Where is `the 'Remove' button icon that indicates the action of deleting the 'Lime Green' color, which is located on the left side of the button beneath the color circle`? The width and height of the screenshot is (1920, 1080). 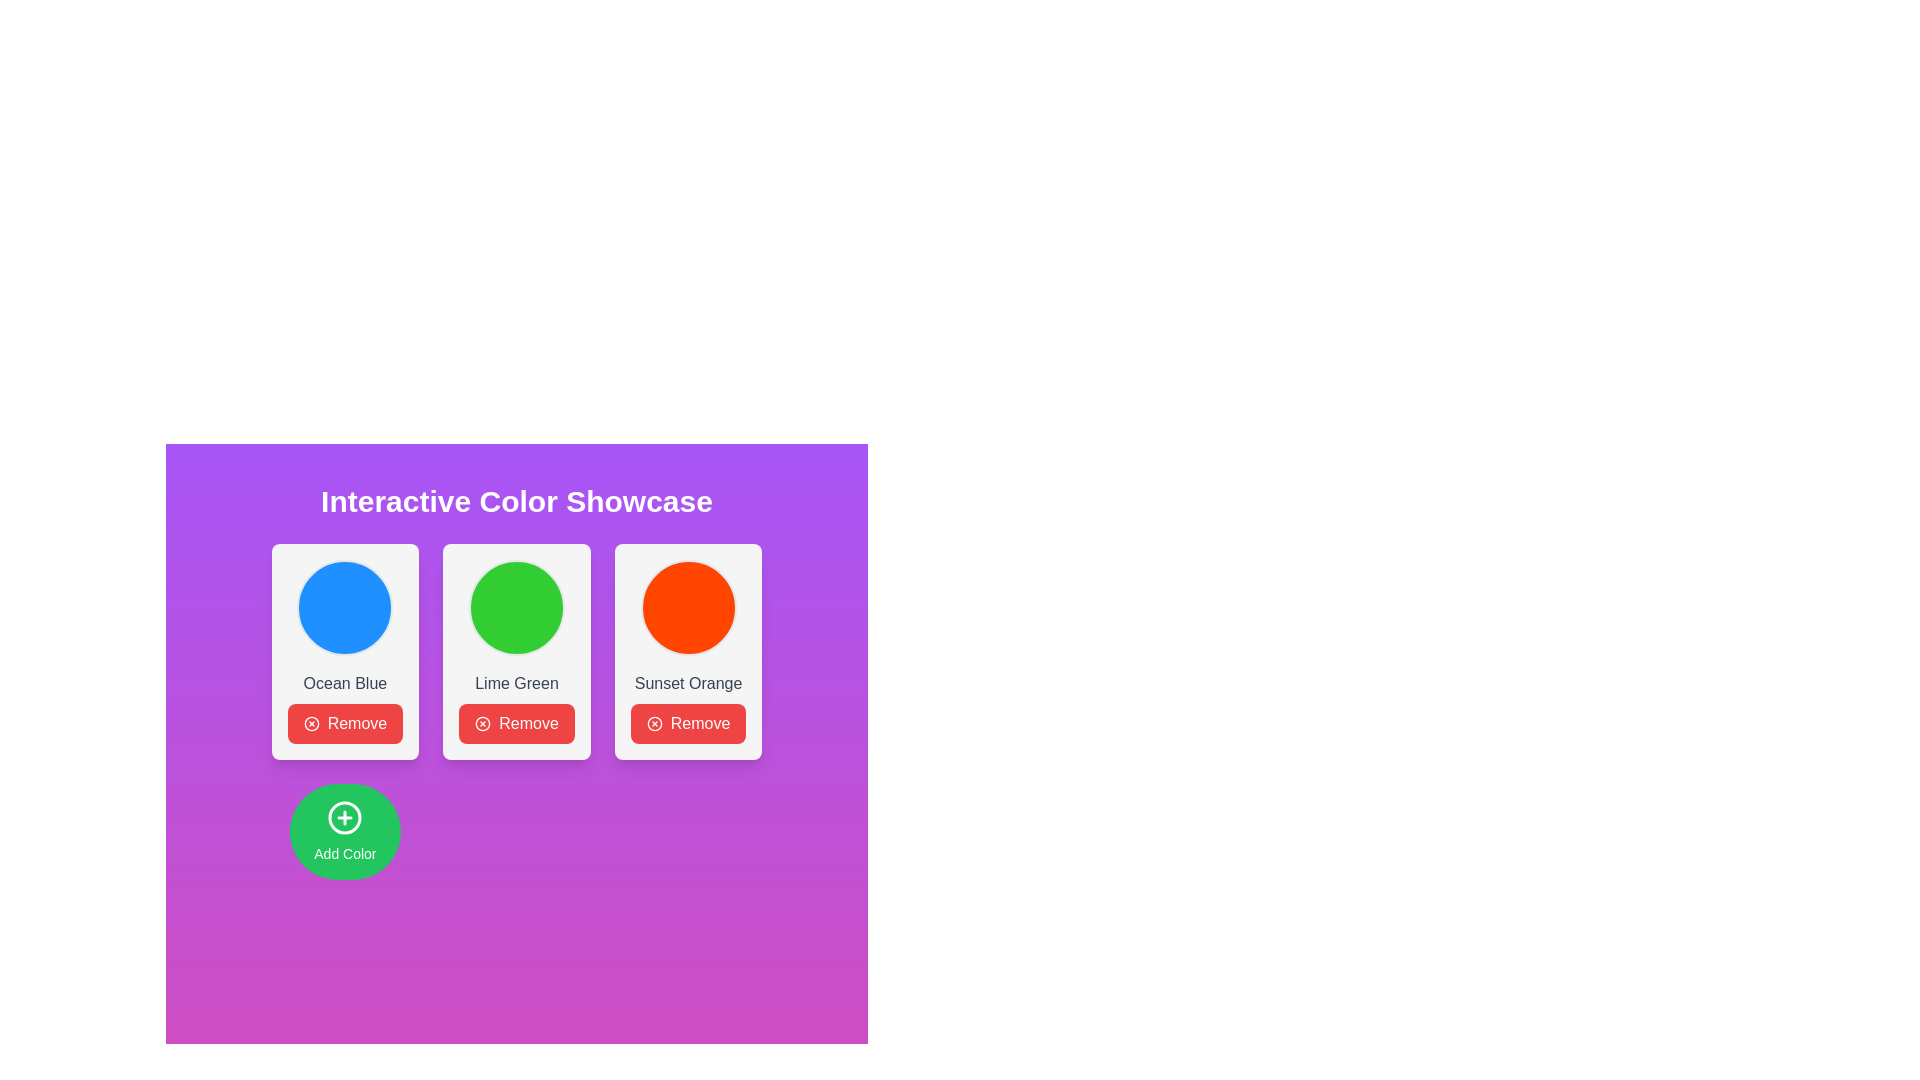
the 'Remove' button icon that indicates the action of deleting the 'Lime Green' color, which is located on the left side of the button beneath the color circle is located at coordinates (483, 724).